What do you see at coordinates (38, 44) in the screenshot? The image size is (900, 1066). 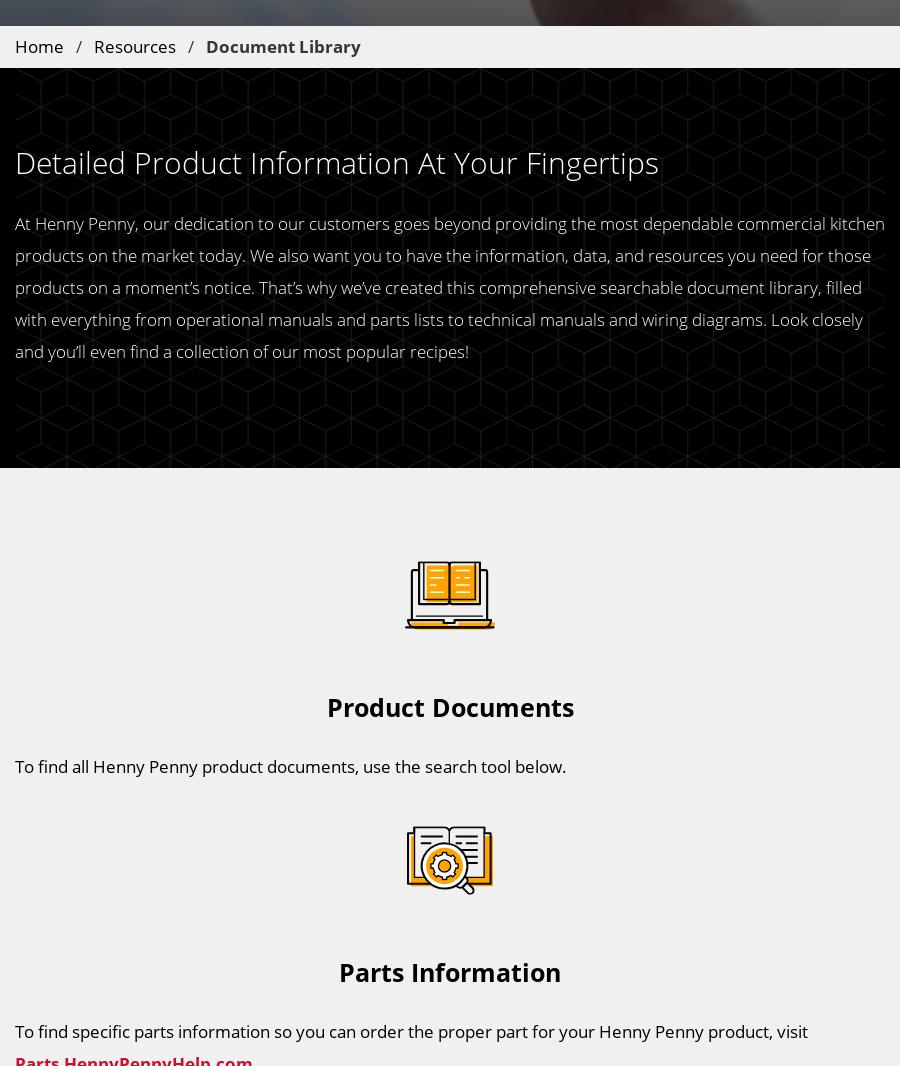 I see `'Home'` at bounding box center [38, 44].